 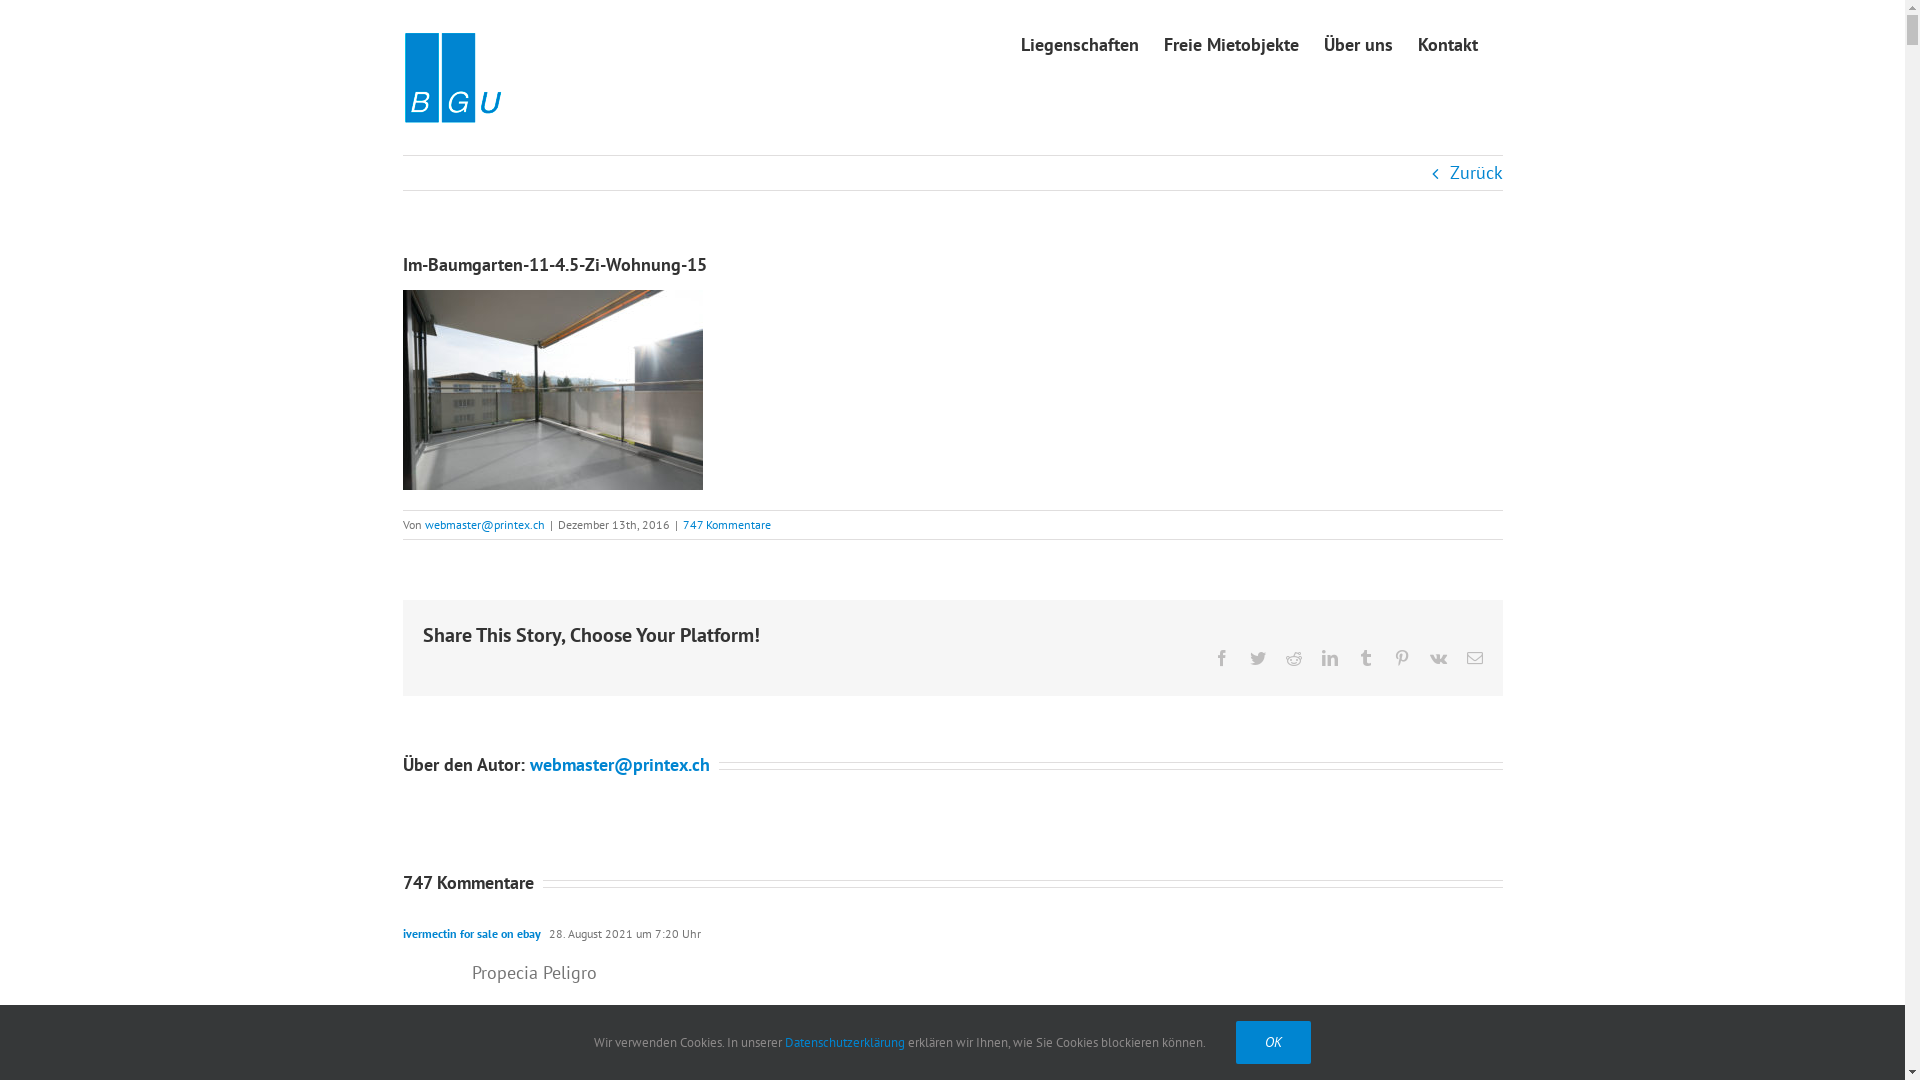 I want to click on 'OK', so click(x=1272, y=1041).